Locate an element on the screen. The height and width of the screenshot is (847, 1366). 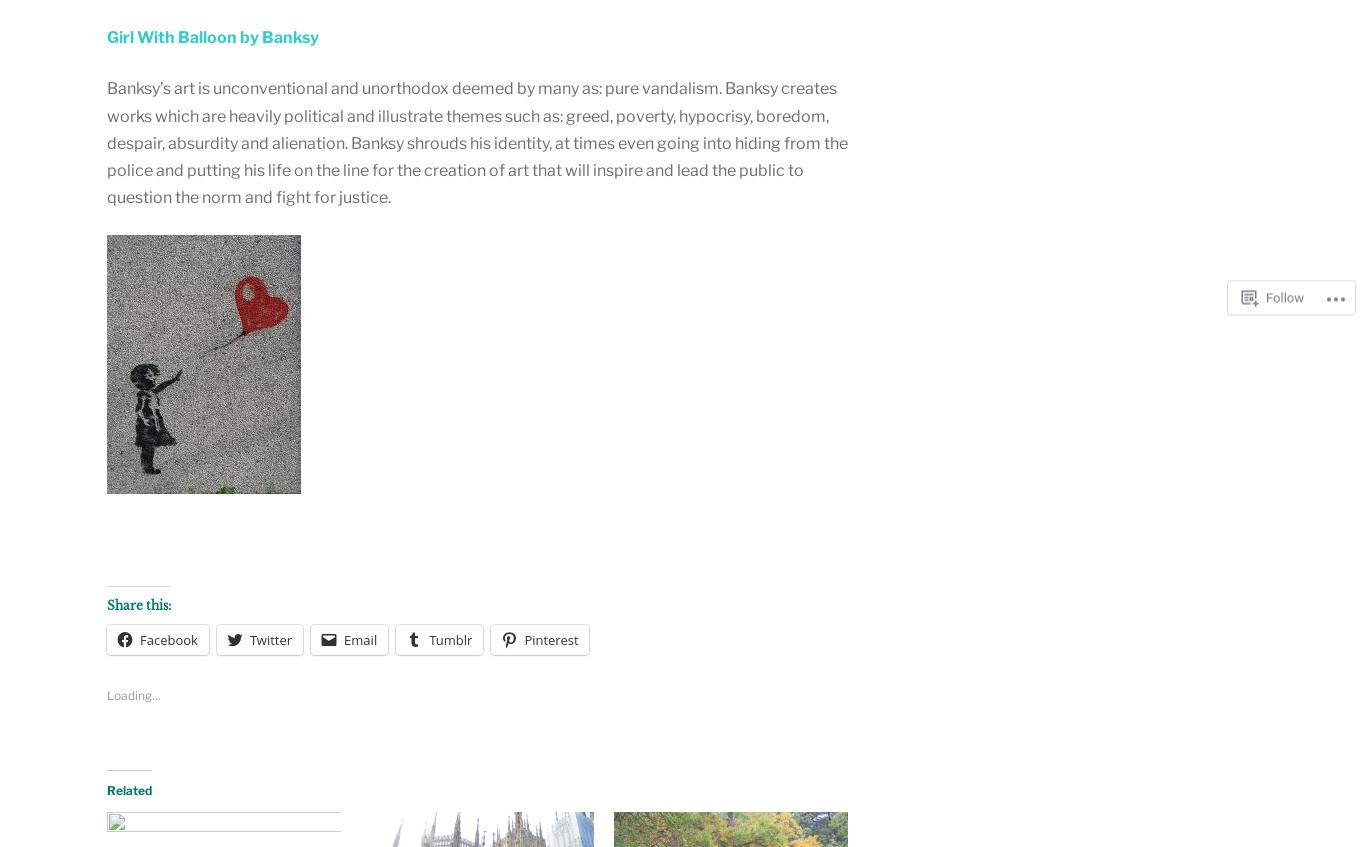
'Related' is located at coordinates (128, 790).